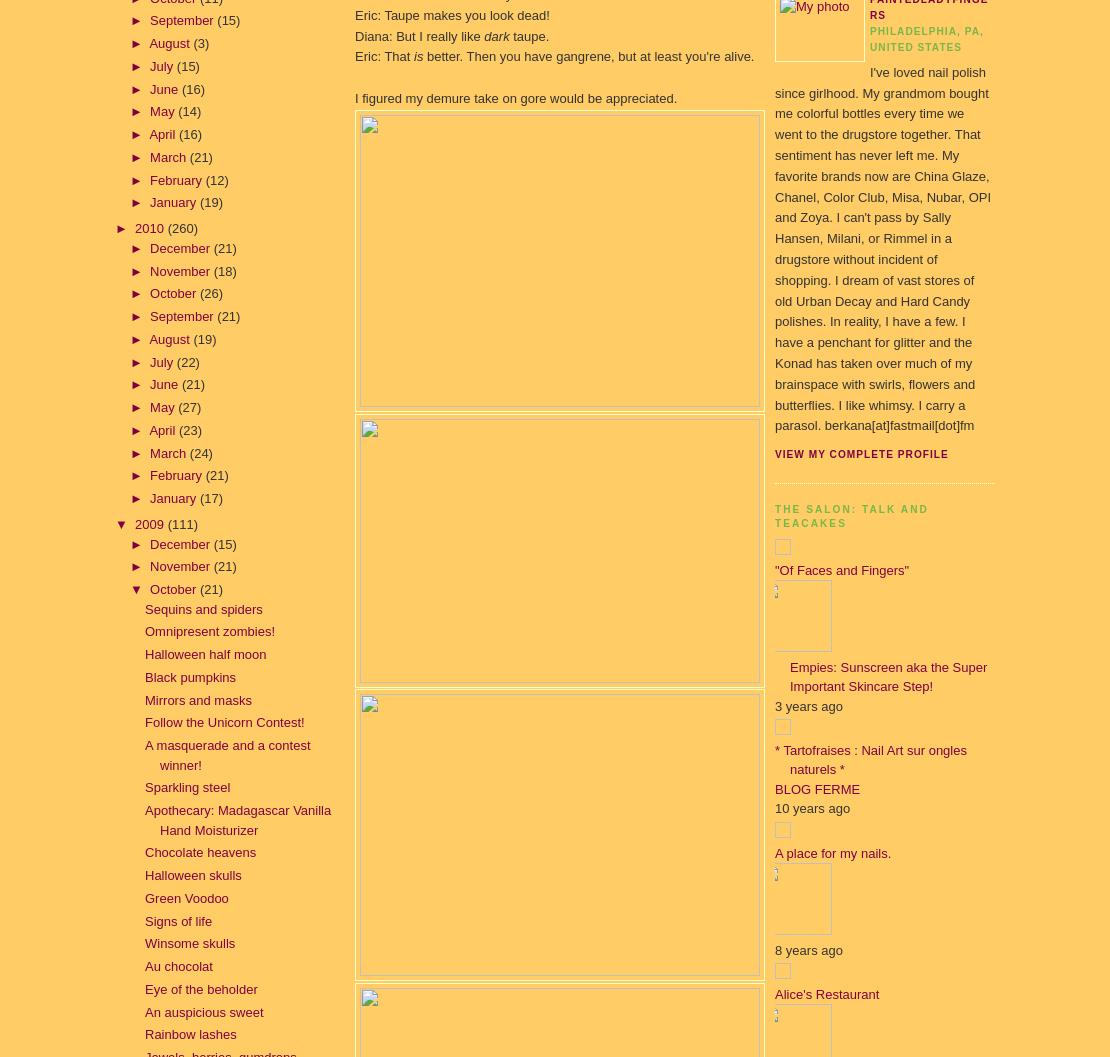 The image size is (1110, 1057). I want to click on '(18)', so click(224, 269).